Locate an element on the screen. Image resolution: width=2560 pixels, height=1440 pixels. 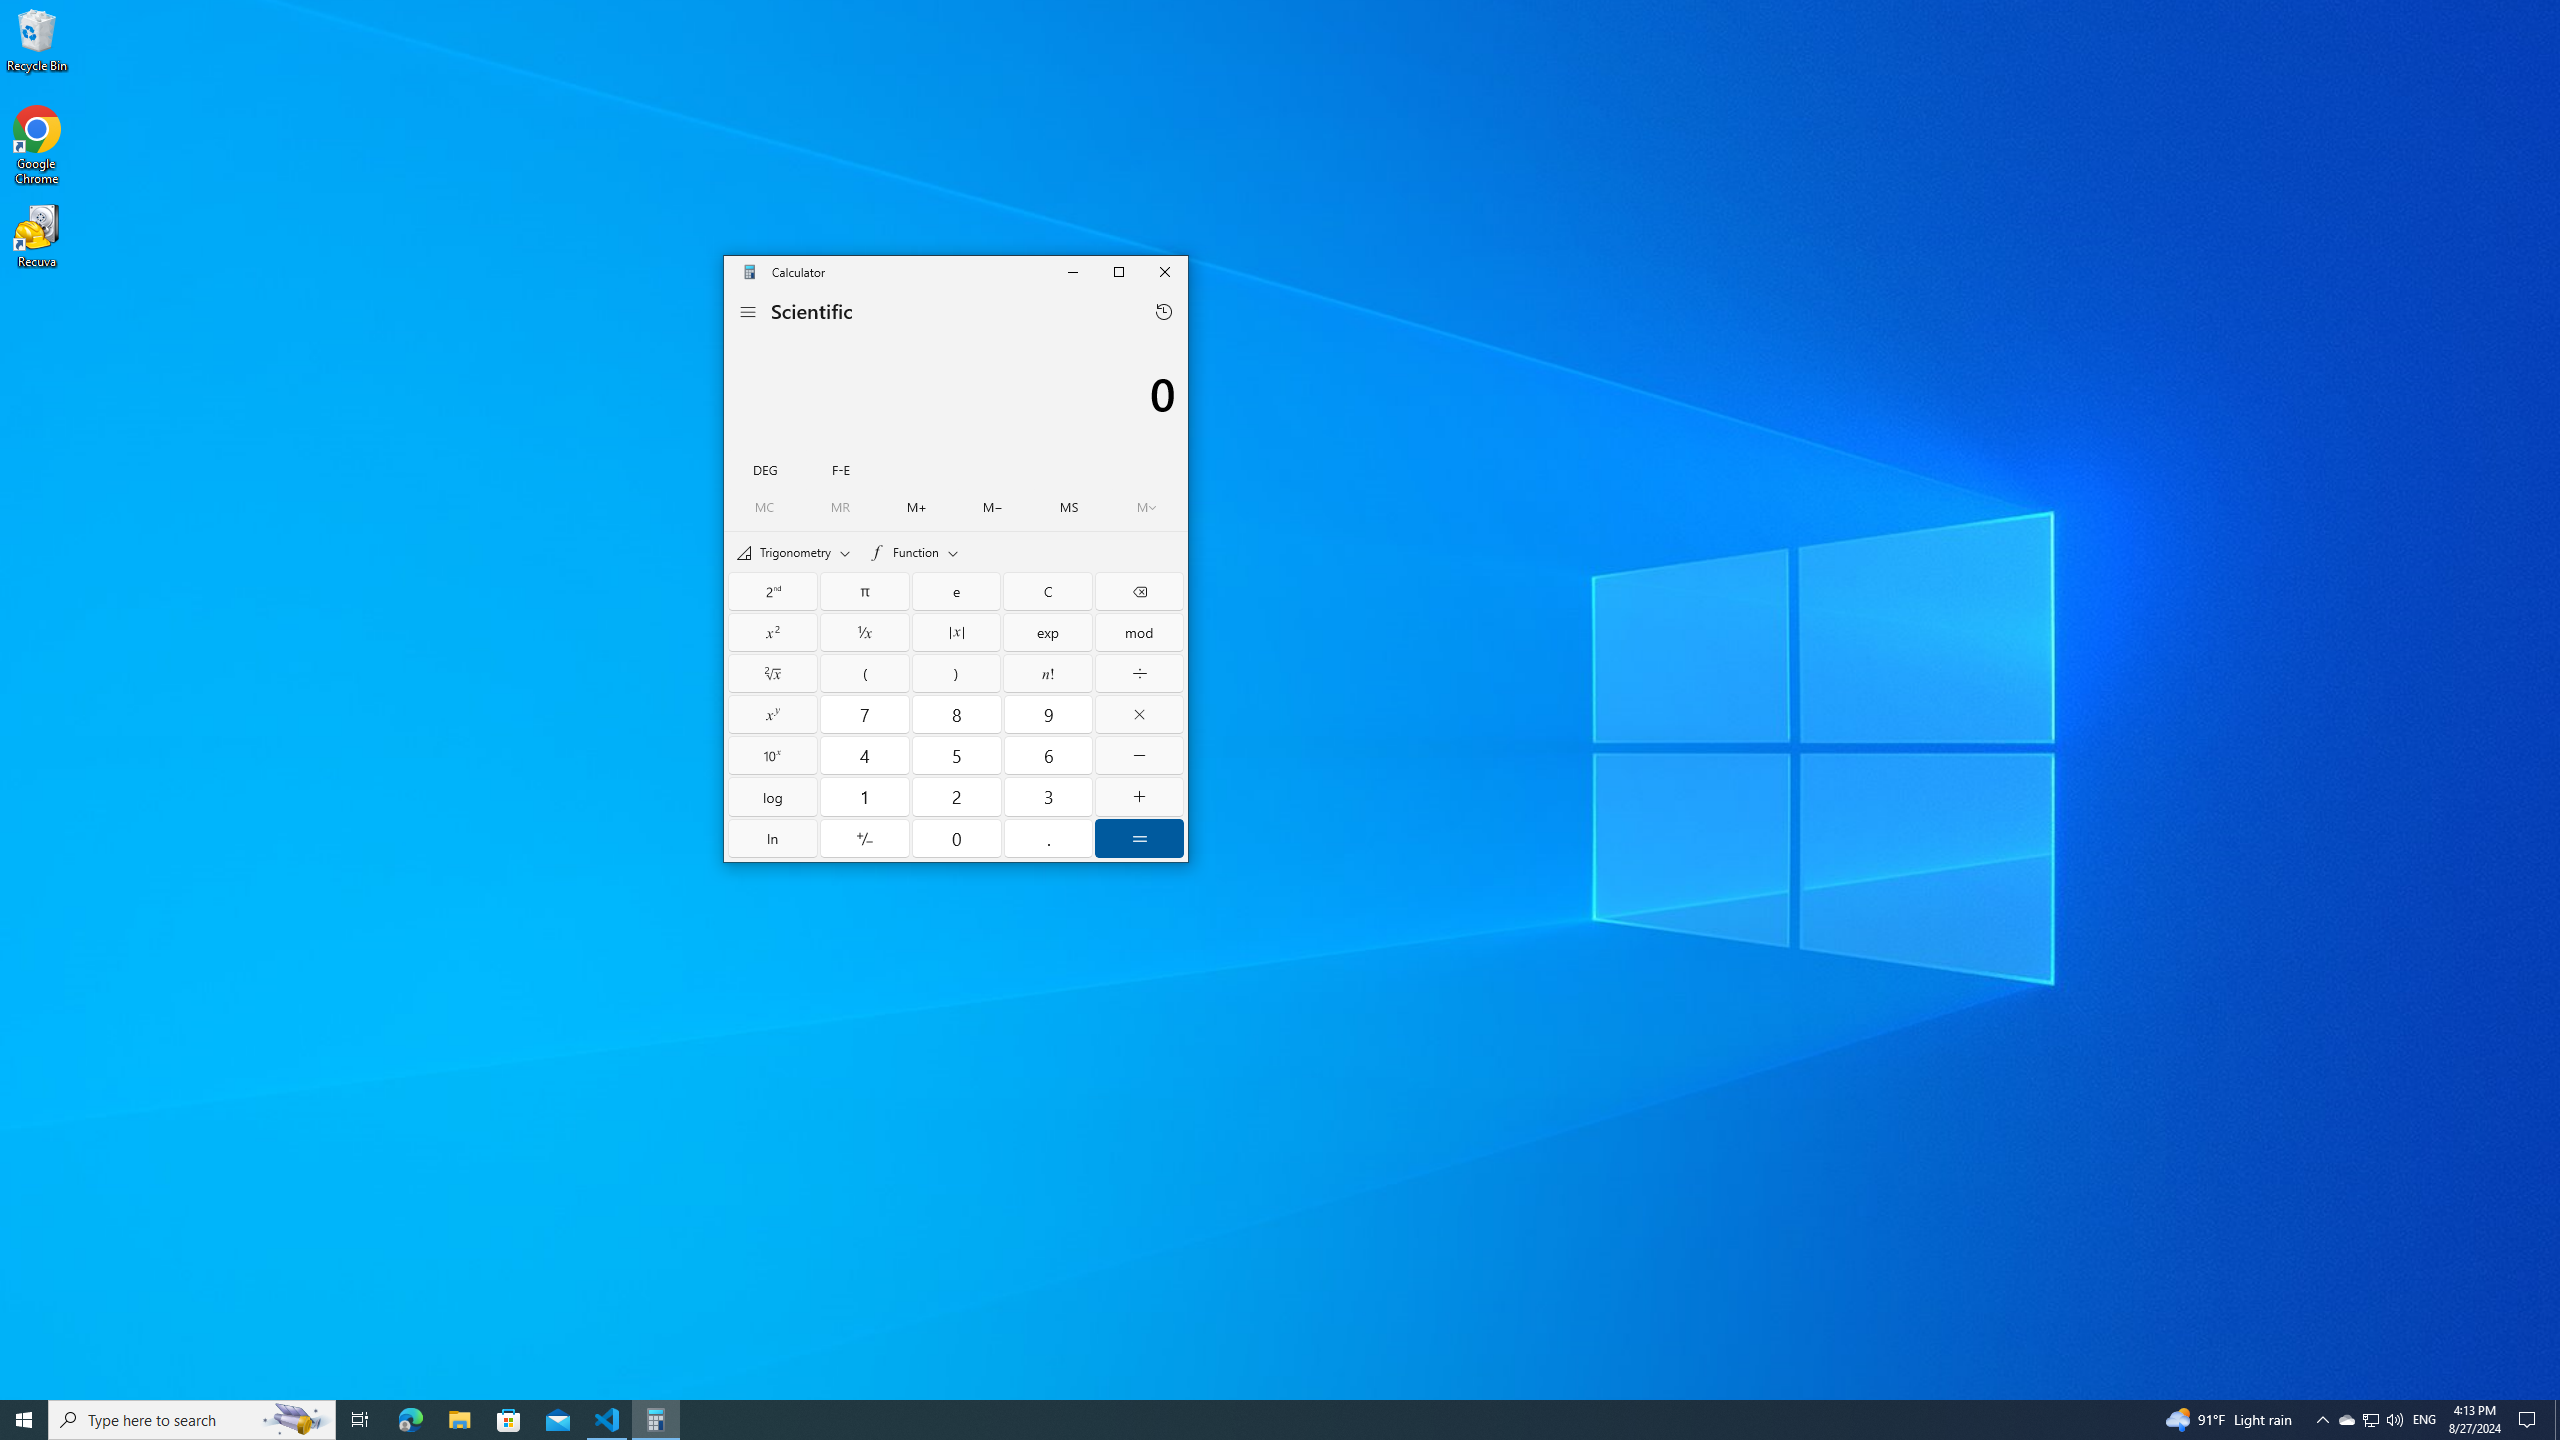
'Maximize Calculator' is located at coordinates (1117, 271).